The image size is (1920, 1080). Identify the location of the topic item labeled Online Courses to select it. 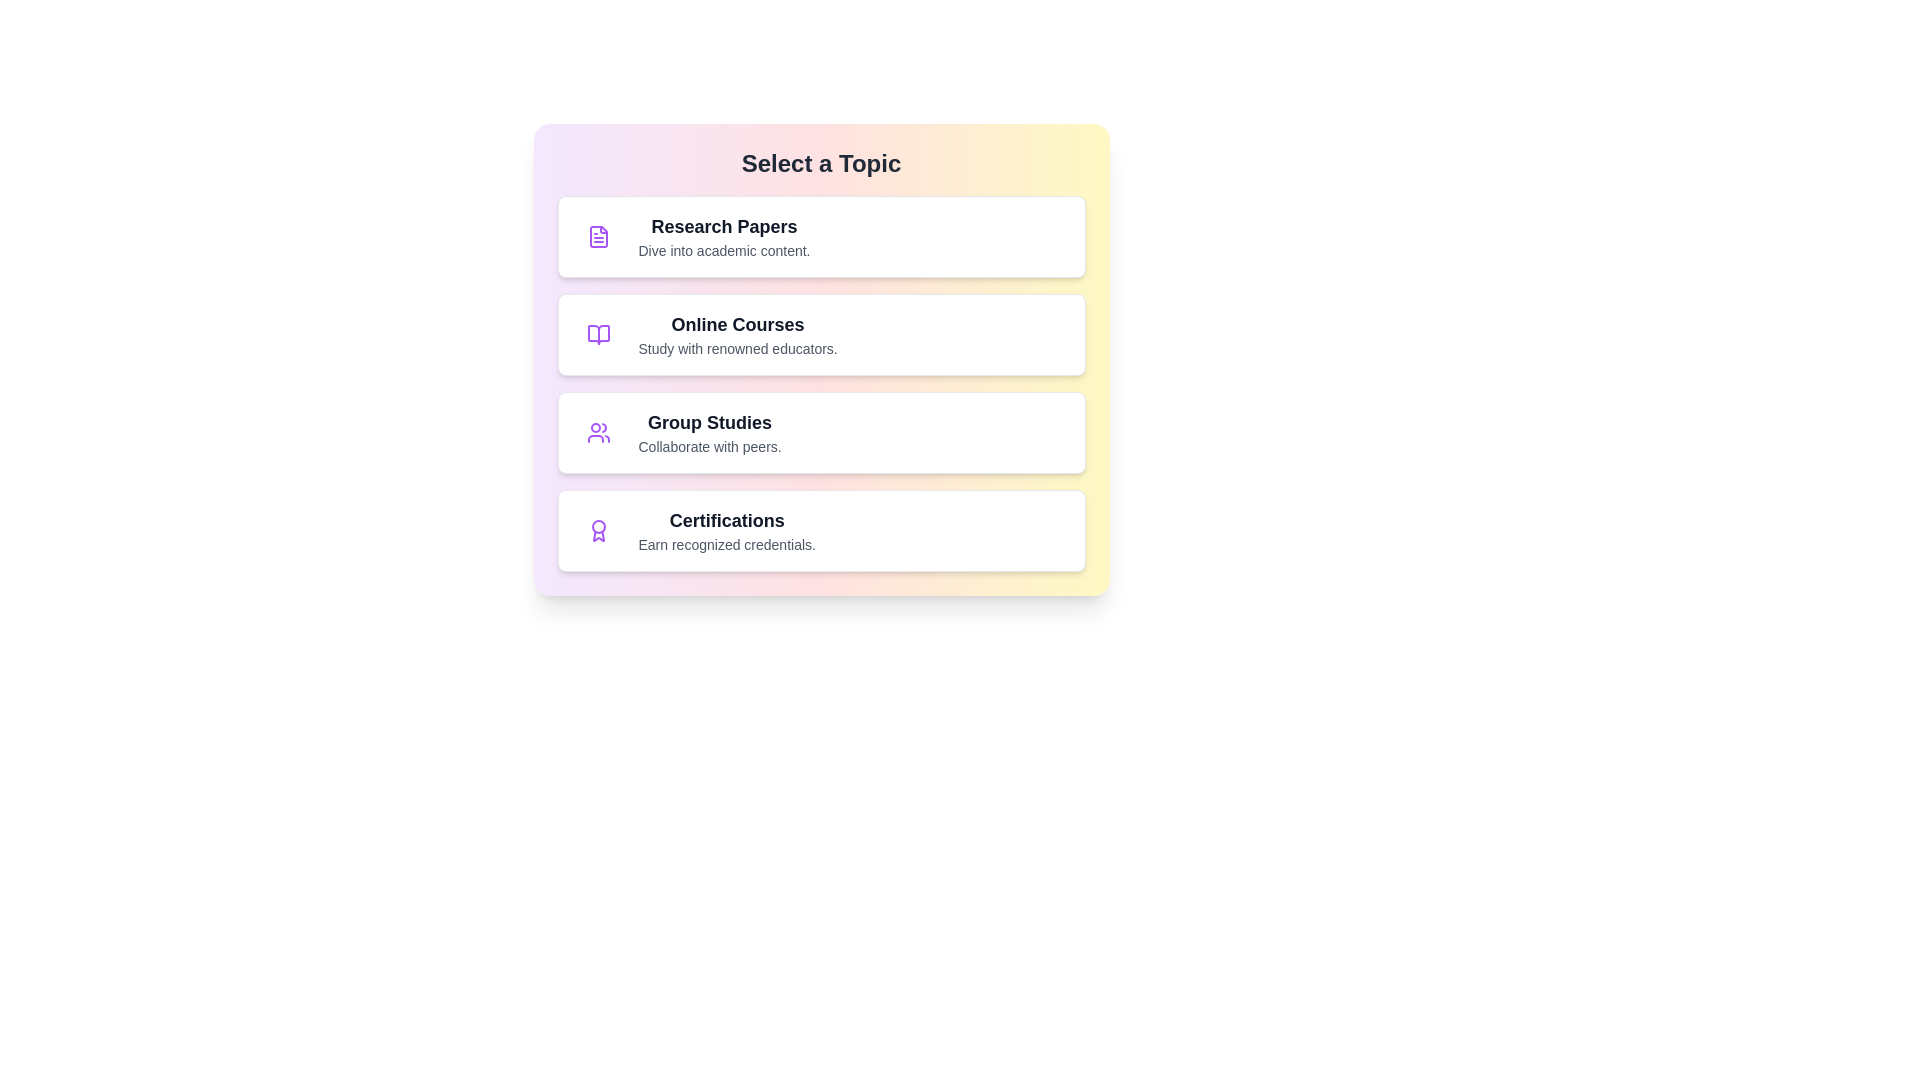
(821, 334).